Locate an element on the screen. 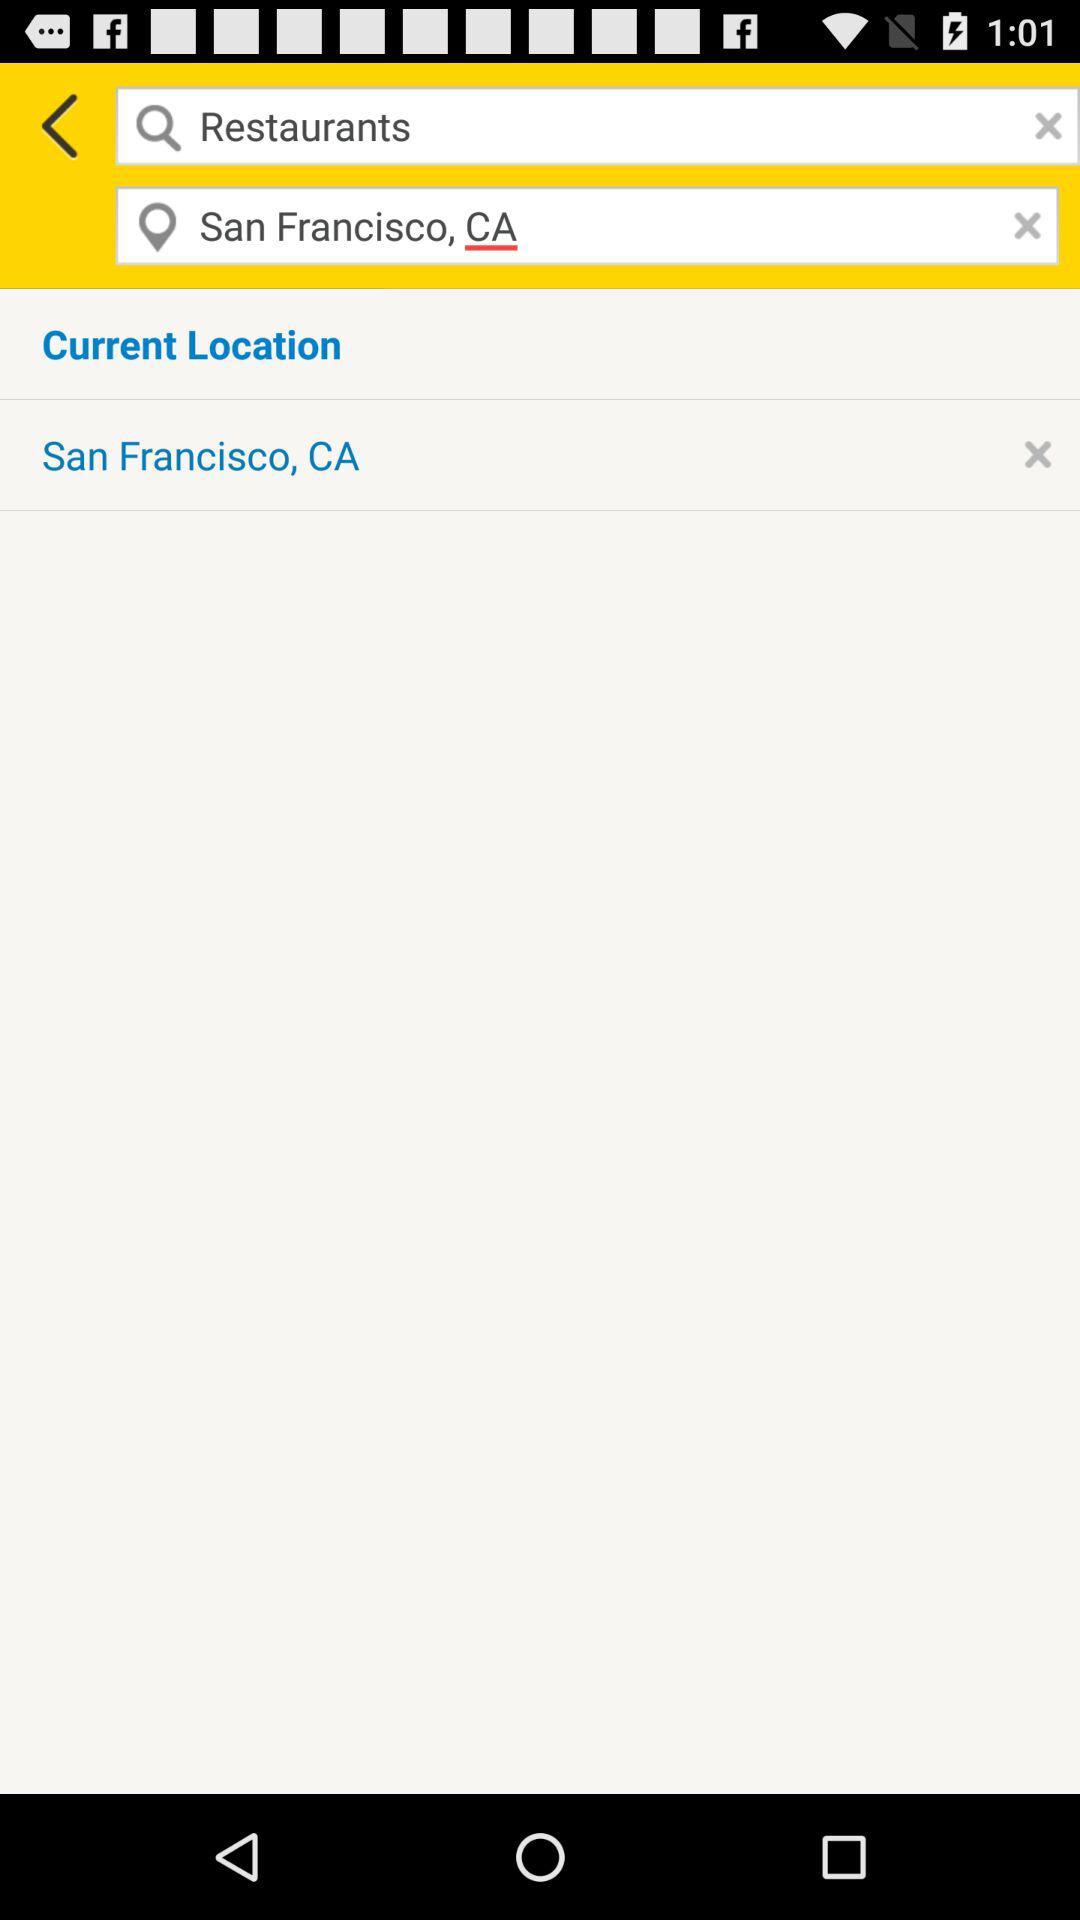  the close icon is located at coordinates (1042, 133).